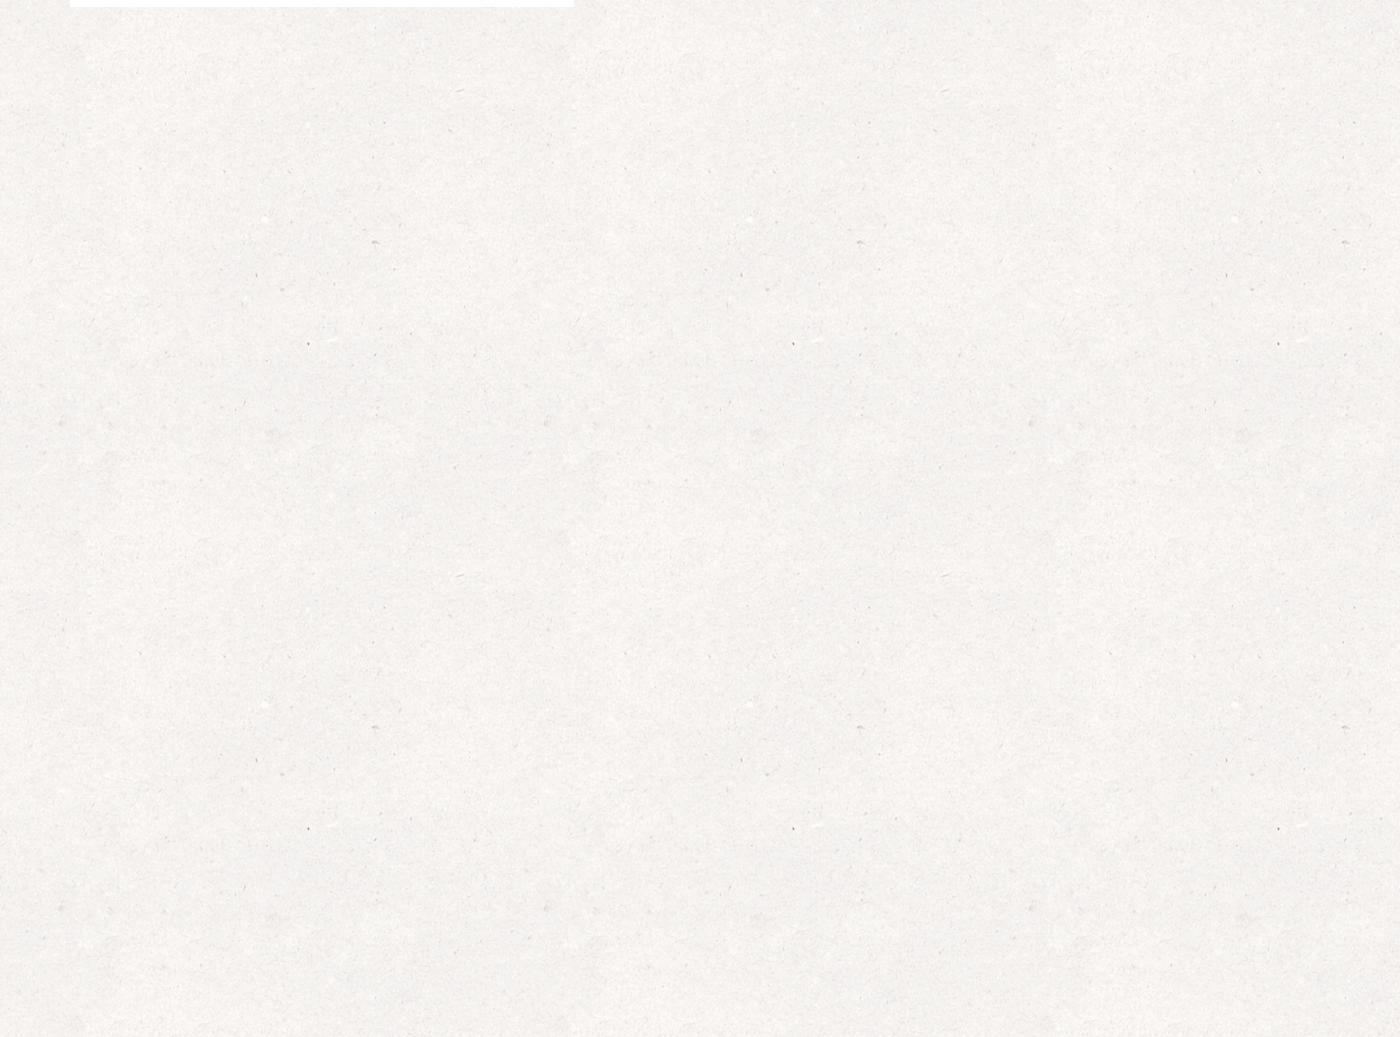 This screenshot has height=1037, width=1400. I want to click on 'Tāhunanui Beach – One Of The Best!', so click(1077, 755).